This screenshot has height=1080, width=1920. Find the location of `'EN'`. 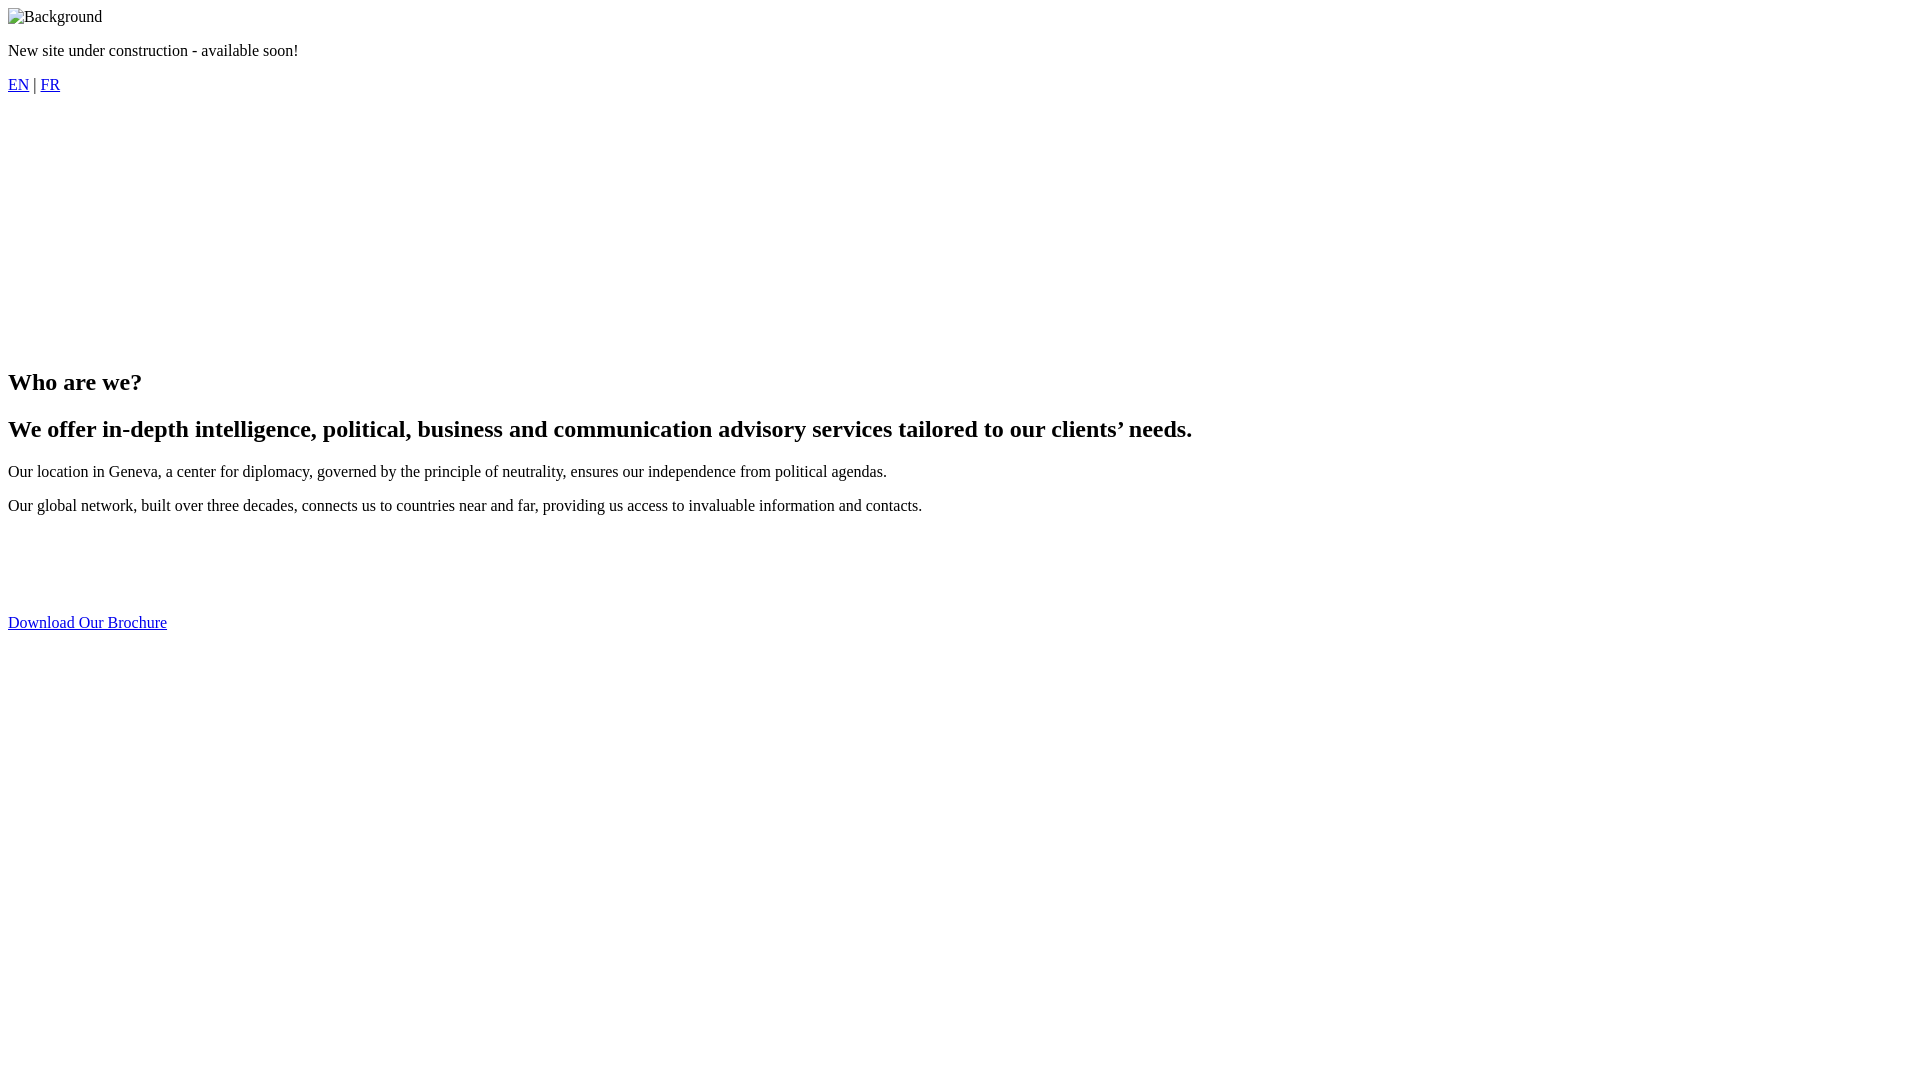

'EN' is located at coordinates (18, 83).